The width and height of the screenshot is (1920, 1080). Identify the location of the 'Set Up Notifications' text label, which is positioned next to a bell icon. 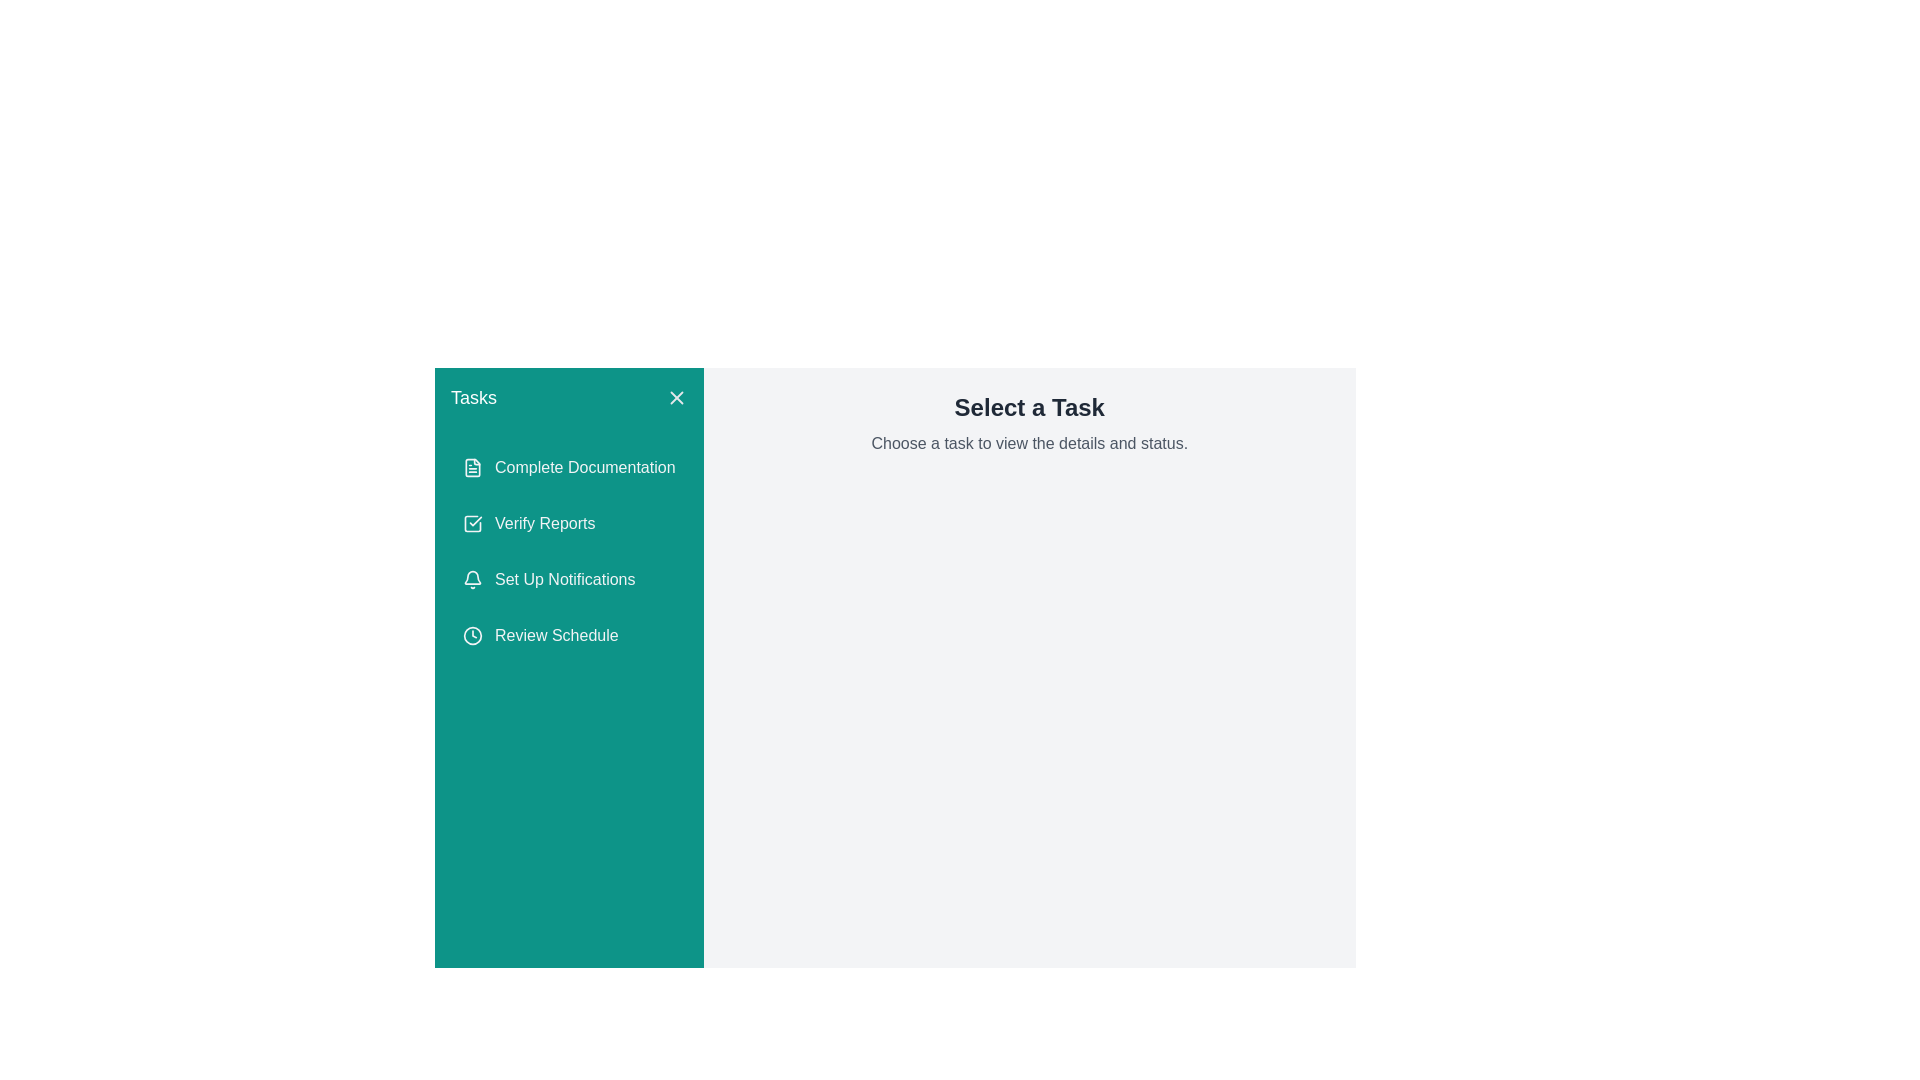
(564, 579).